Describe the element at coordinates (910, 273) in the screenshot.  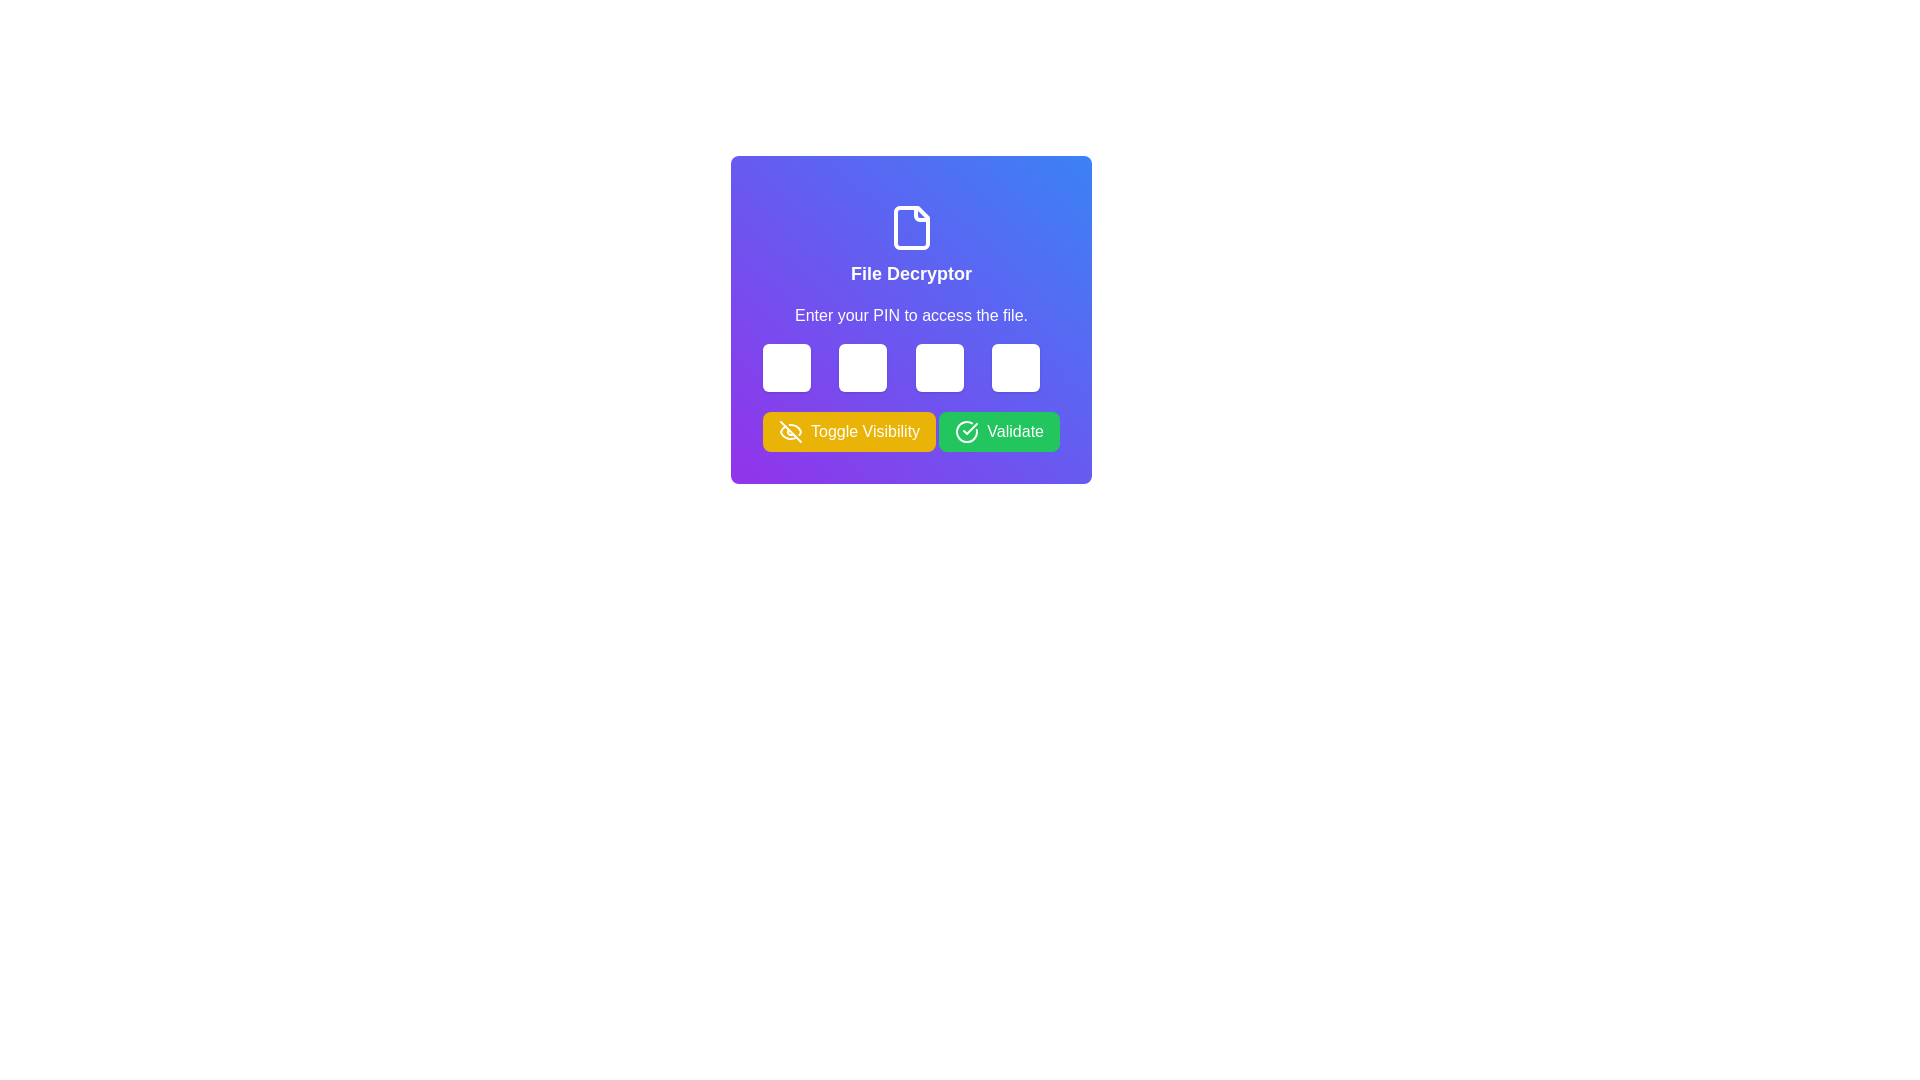
I see `the 'File Decryptor' static text label, which is styled with a bold, larger font and positioned centrally within a blue-to-purple gradient rectangle, located directly under a document icon` at that location.